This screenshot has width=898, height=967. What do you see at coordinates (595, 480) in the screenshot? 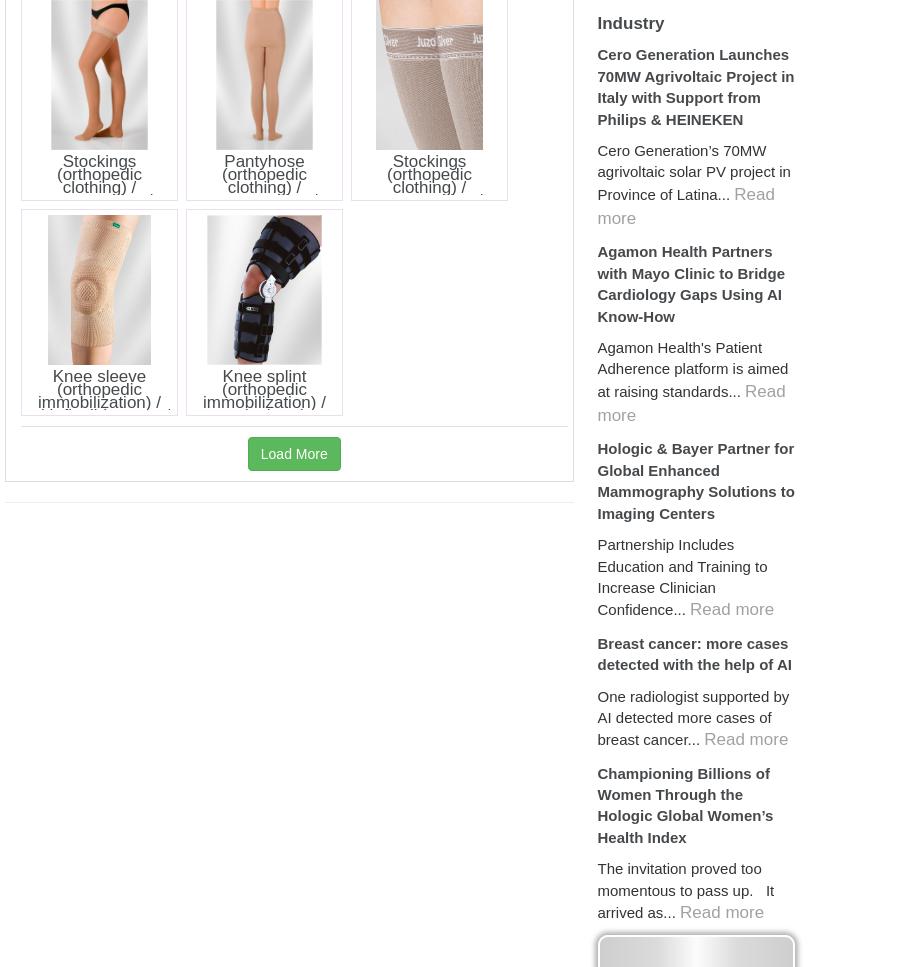
I see `'Hologic & Bayer Partner for Global Enhanced Mammography Solutions to Imaging Centers'` at bounding box center [595, 480].